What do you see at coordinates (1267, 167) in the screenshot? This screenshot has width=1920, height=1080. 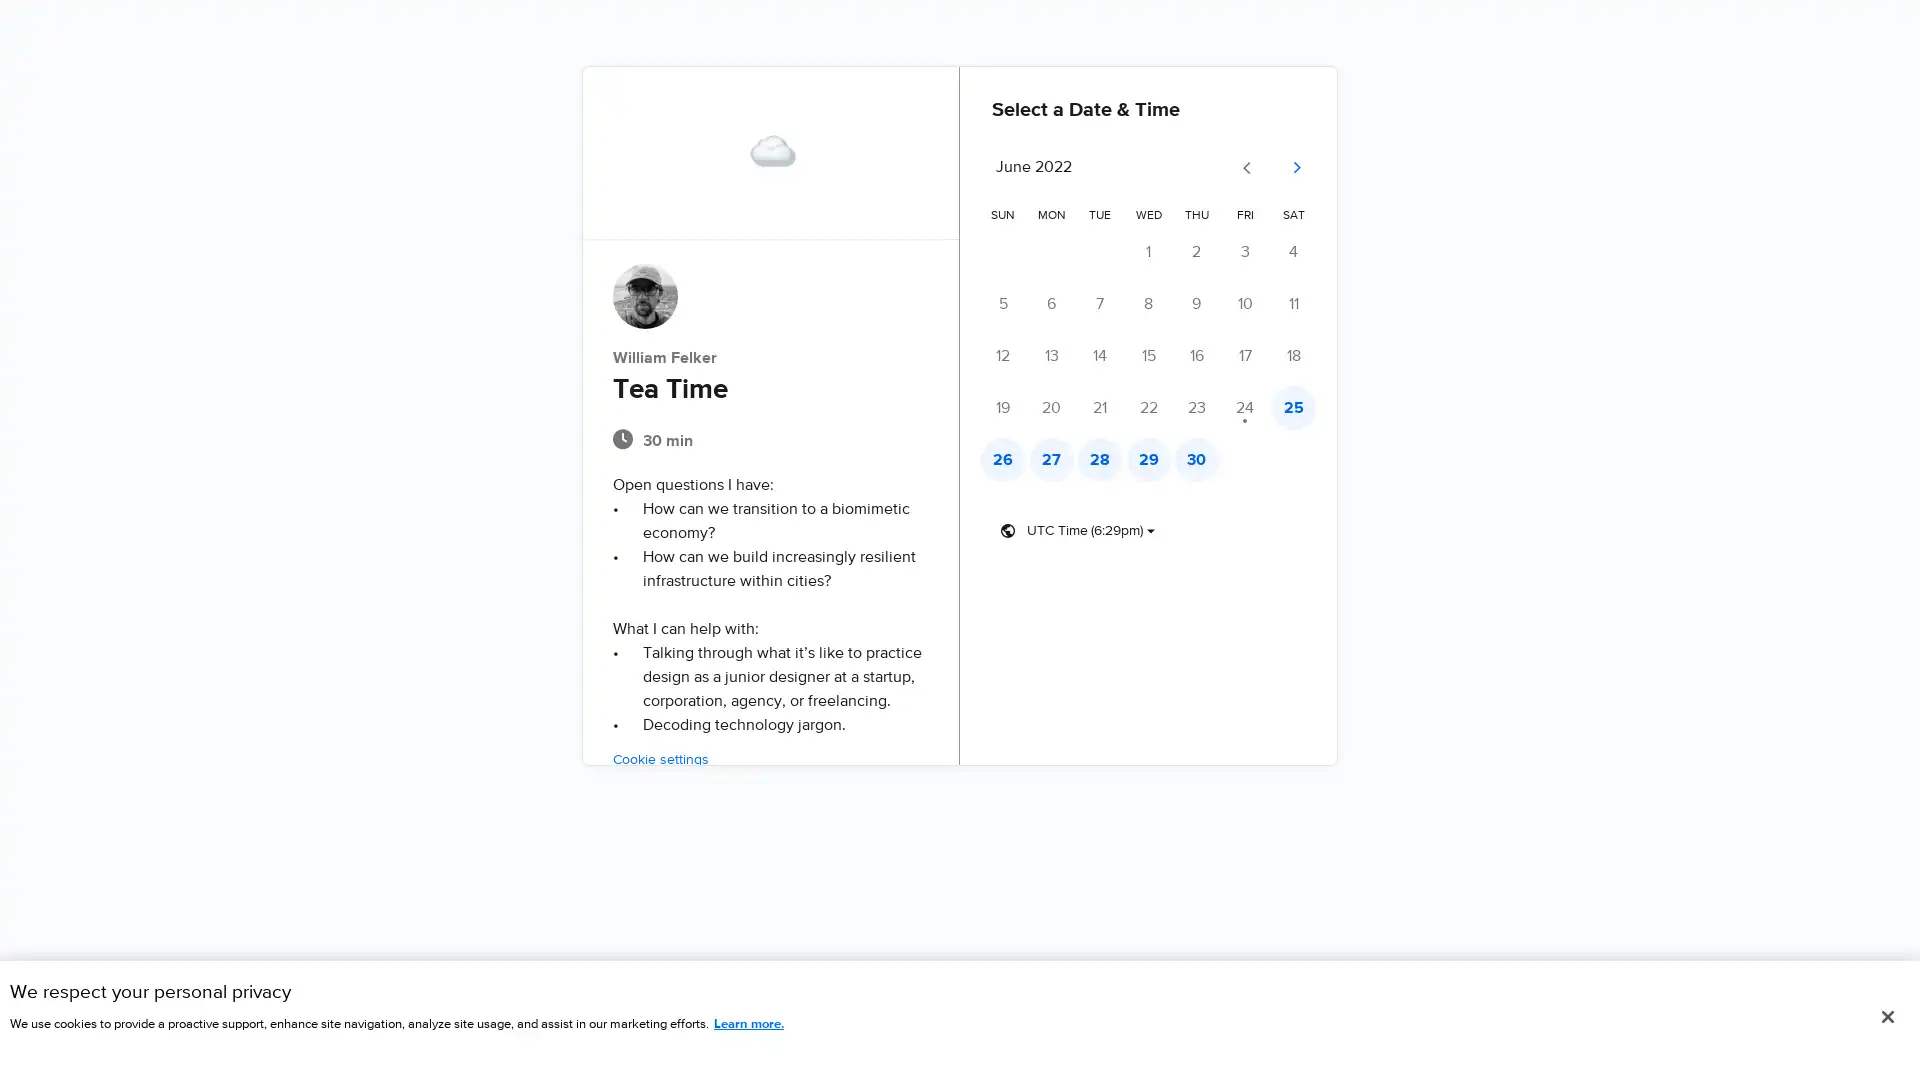 I see `Go to previous month` at bounding box center [1267, 167].